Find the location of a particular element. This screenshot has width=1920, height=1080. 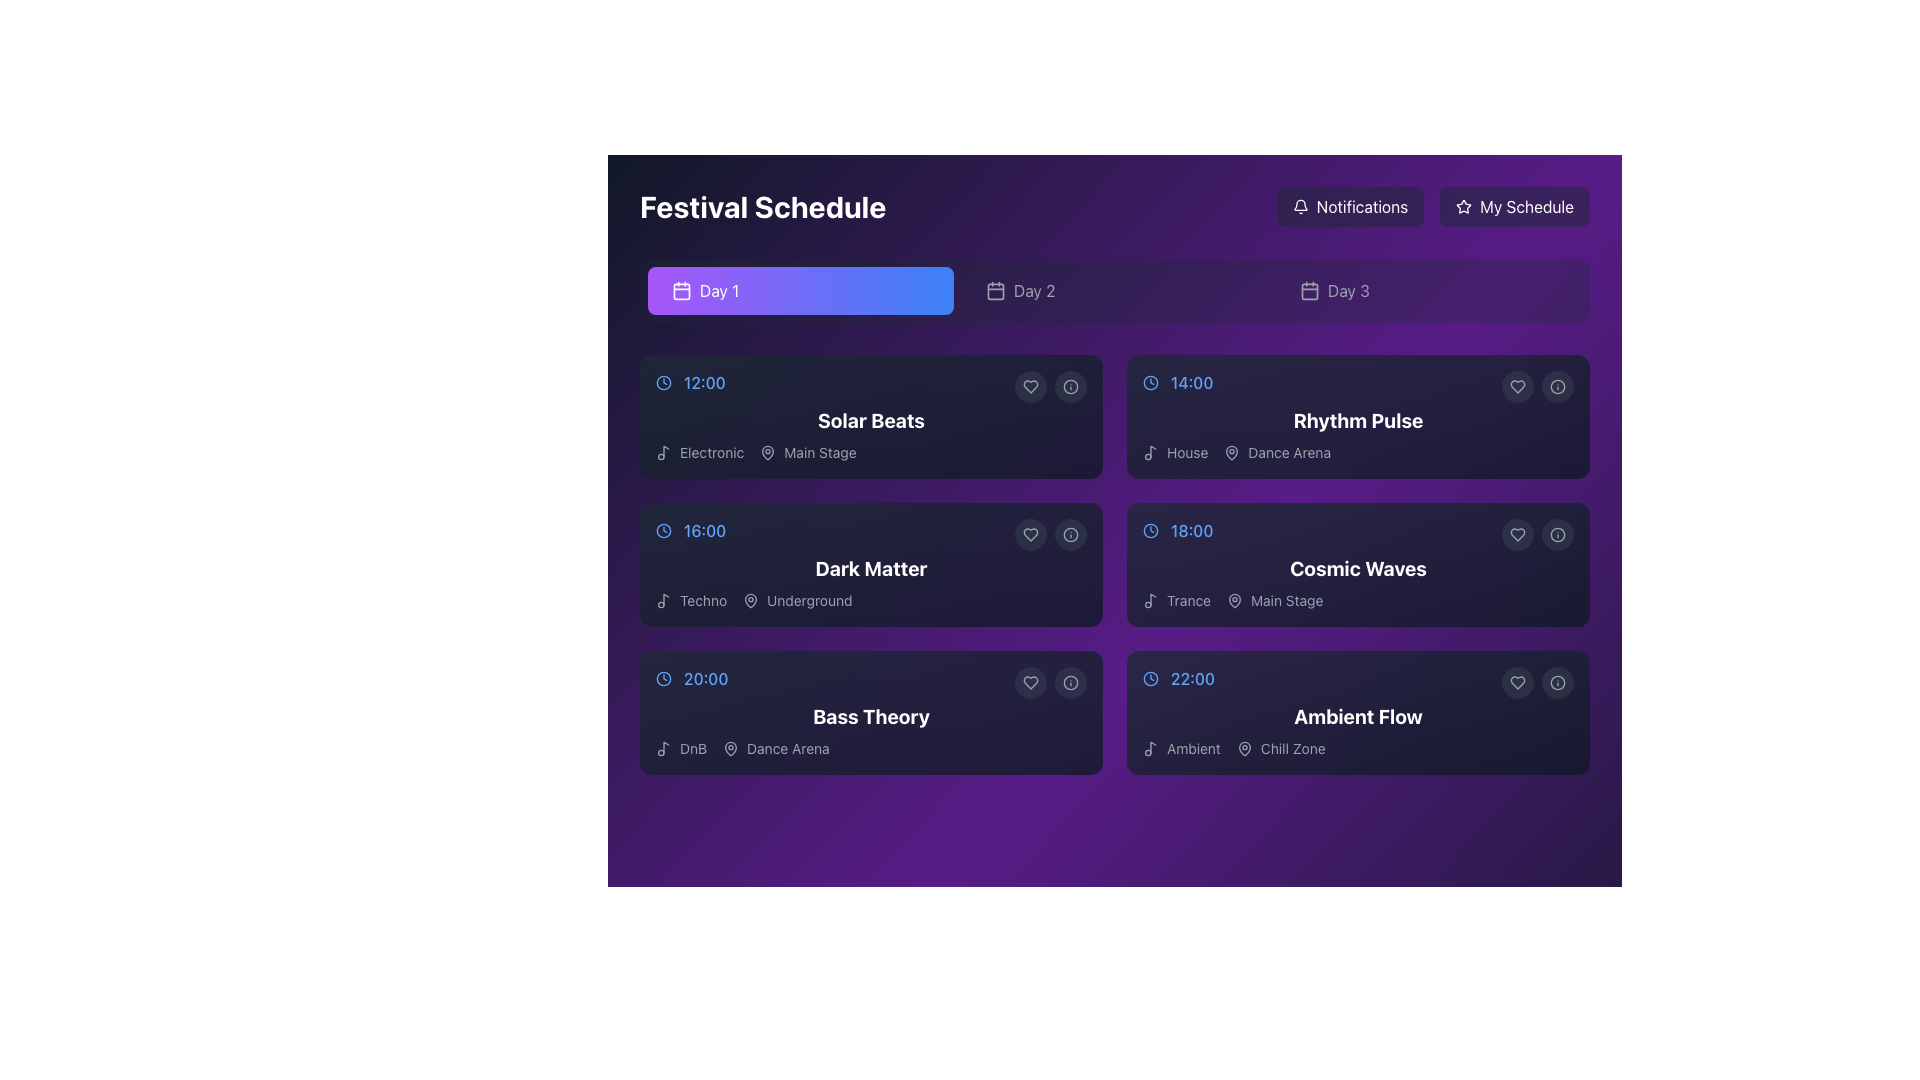

text displayed in the 'Chill Zone' label located at the bottom-right of the 'Ambient Flow' event card is located at coordinates (1293, 748).